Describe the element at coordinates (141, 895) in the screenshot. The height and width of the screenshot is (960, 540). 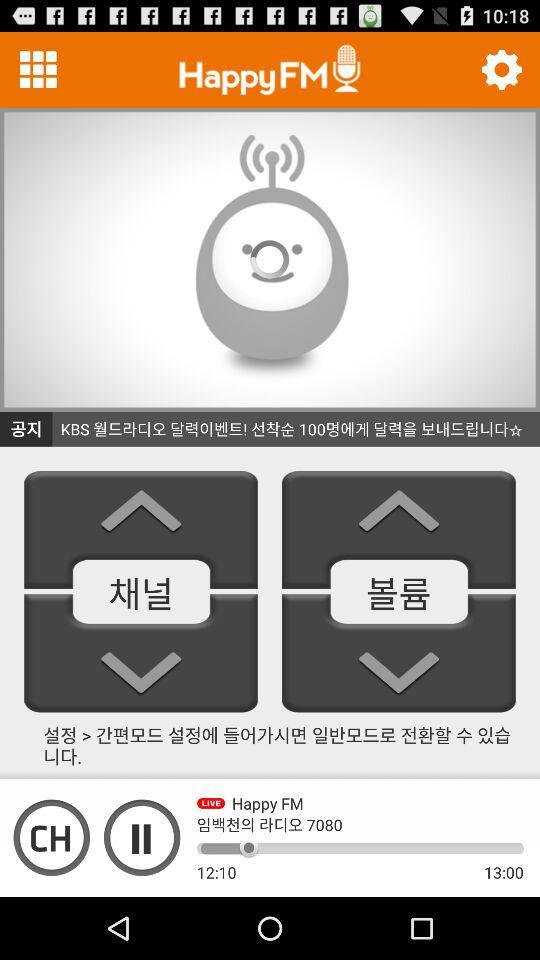
I see `the pause icon` at that location.